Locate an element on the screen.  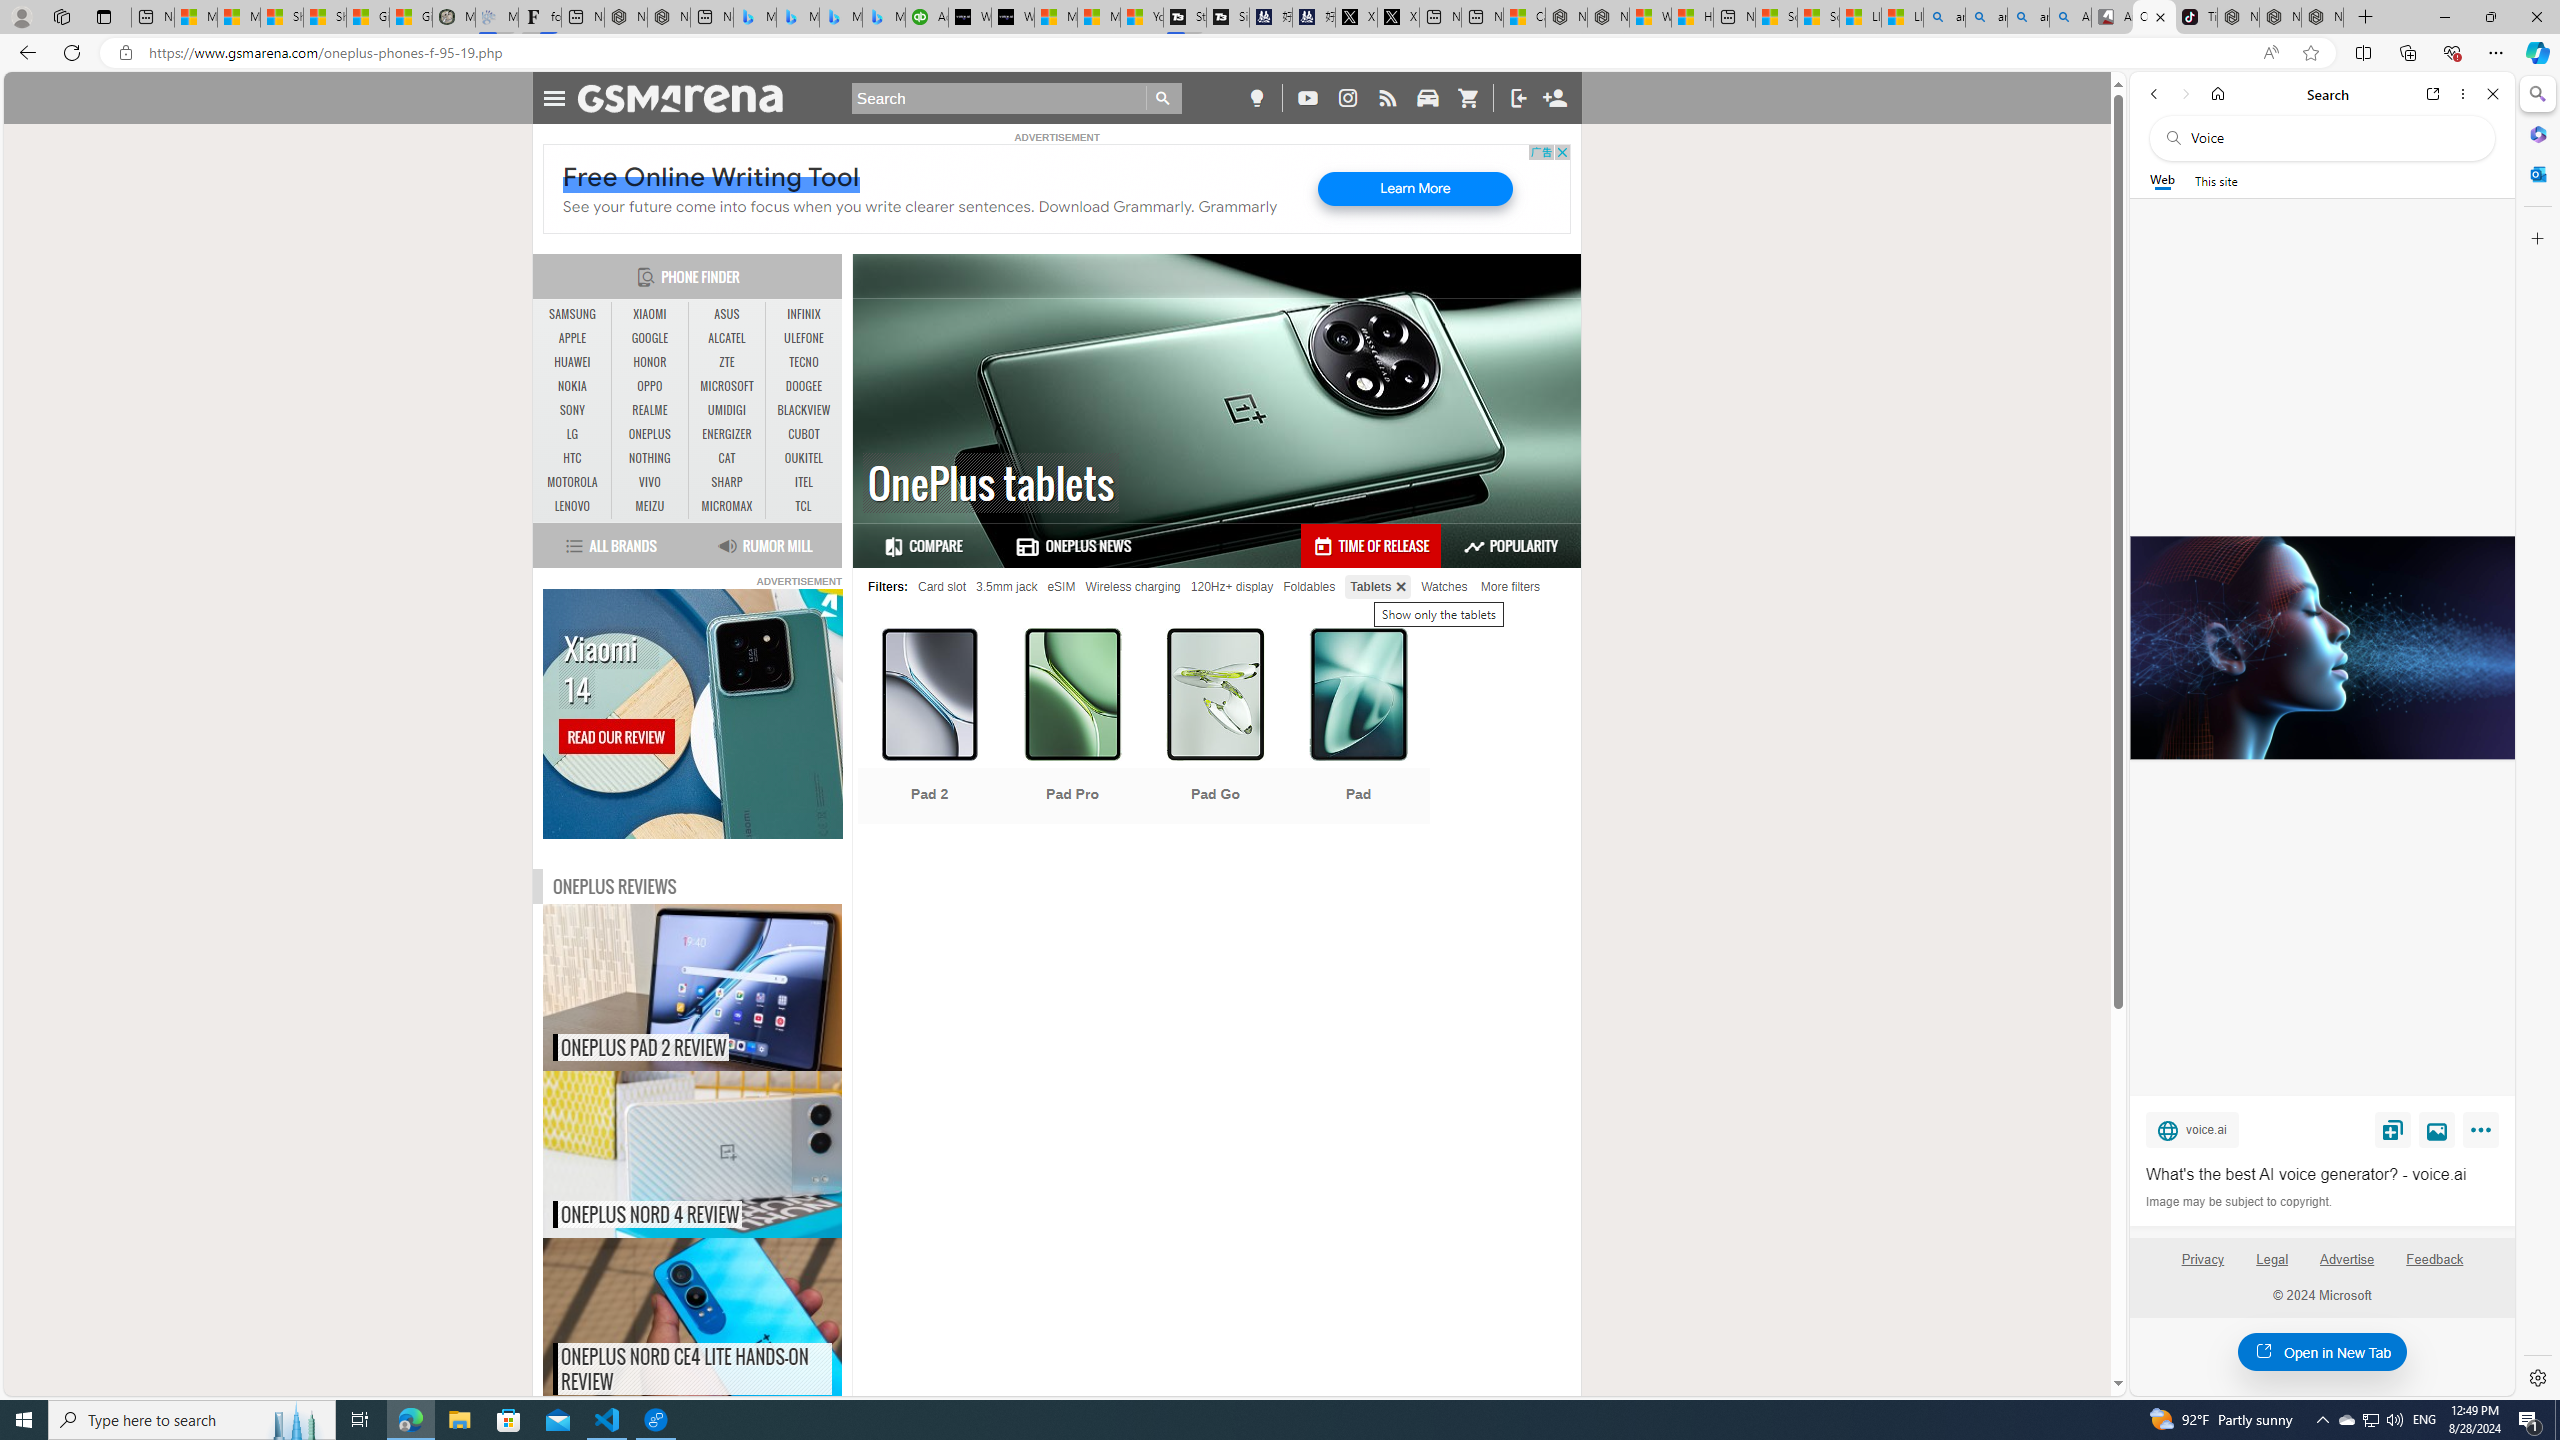
'voice.ai' is located at coordinates (2192, 1129).